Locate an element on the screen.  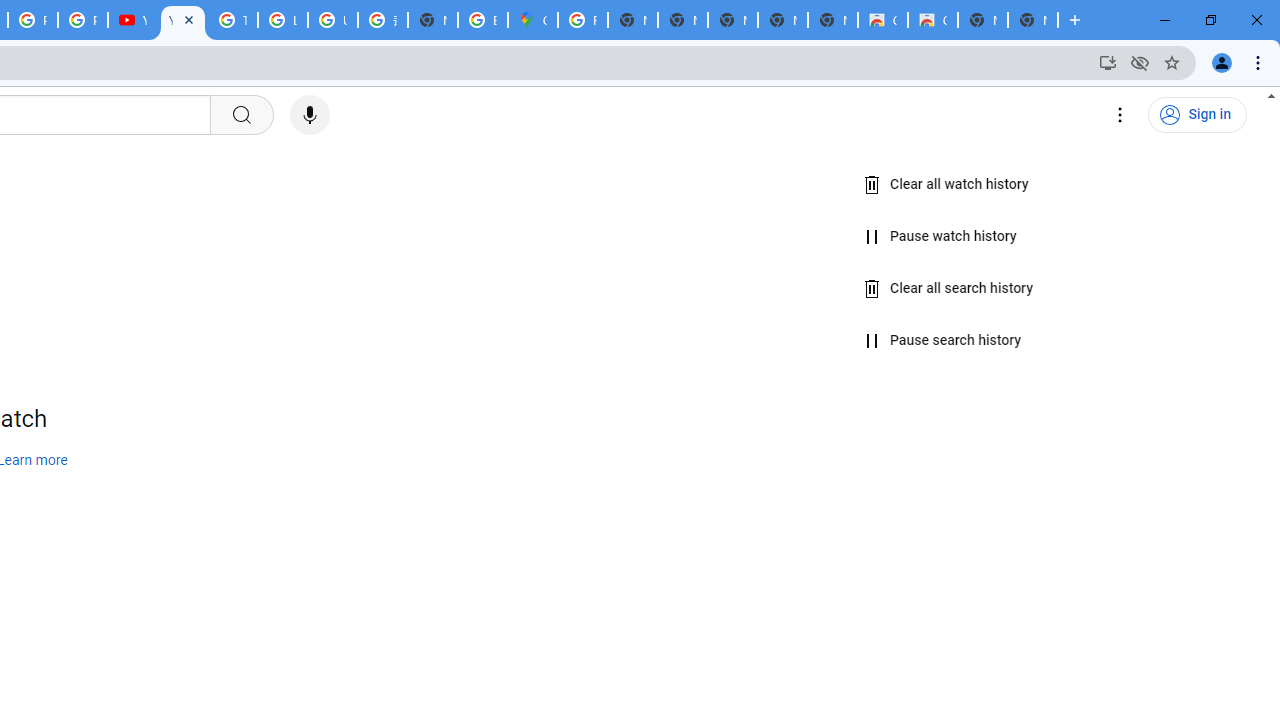
'Search with your voice' is located at coordinates (308, 115).